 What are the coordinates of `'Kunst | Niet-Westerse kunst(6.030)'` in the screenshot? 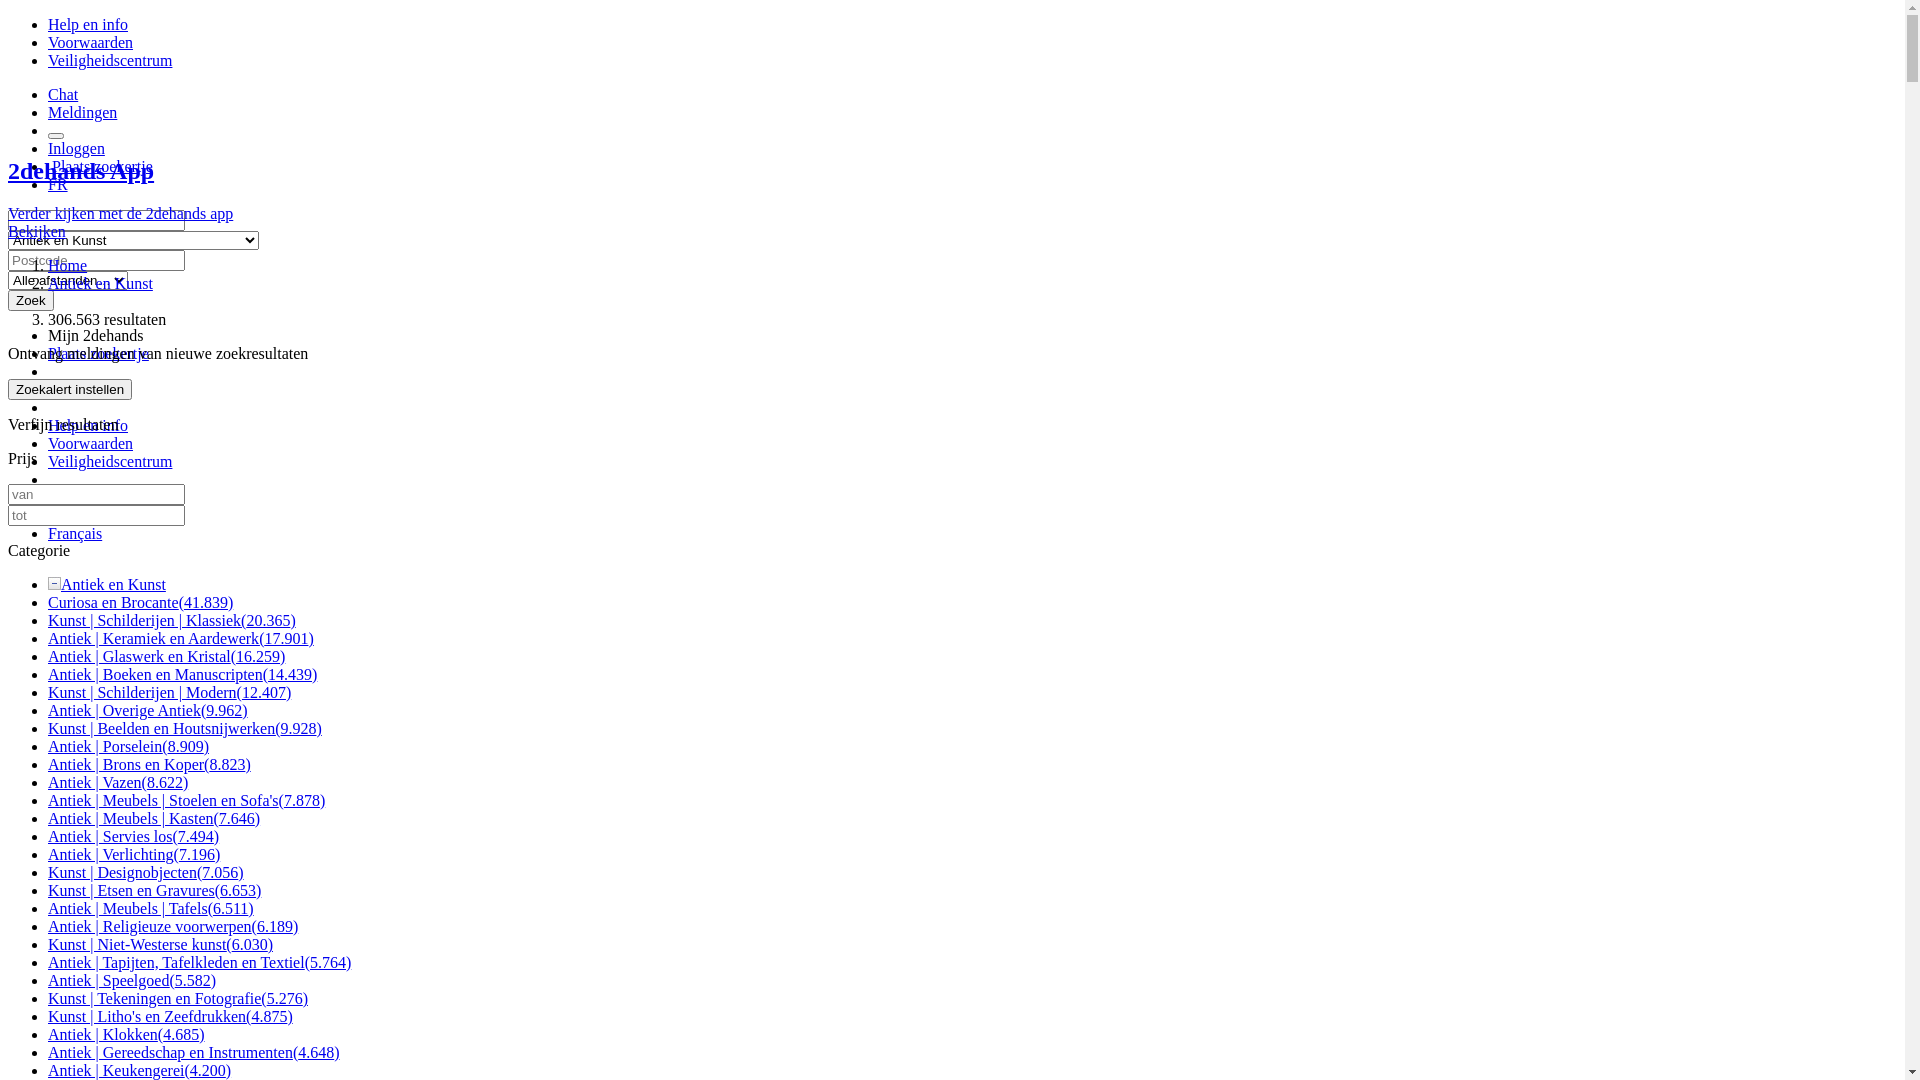 It's located at (160, 944).